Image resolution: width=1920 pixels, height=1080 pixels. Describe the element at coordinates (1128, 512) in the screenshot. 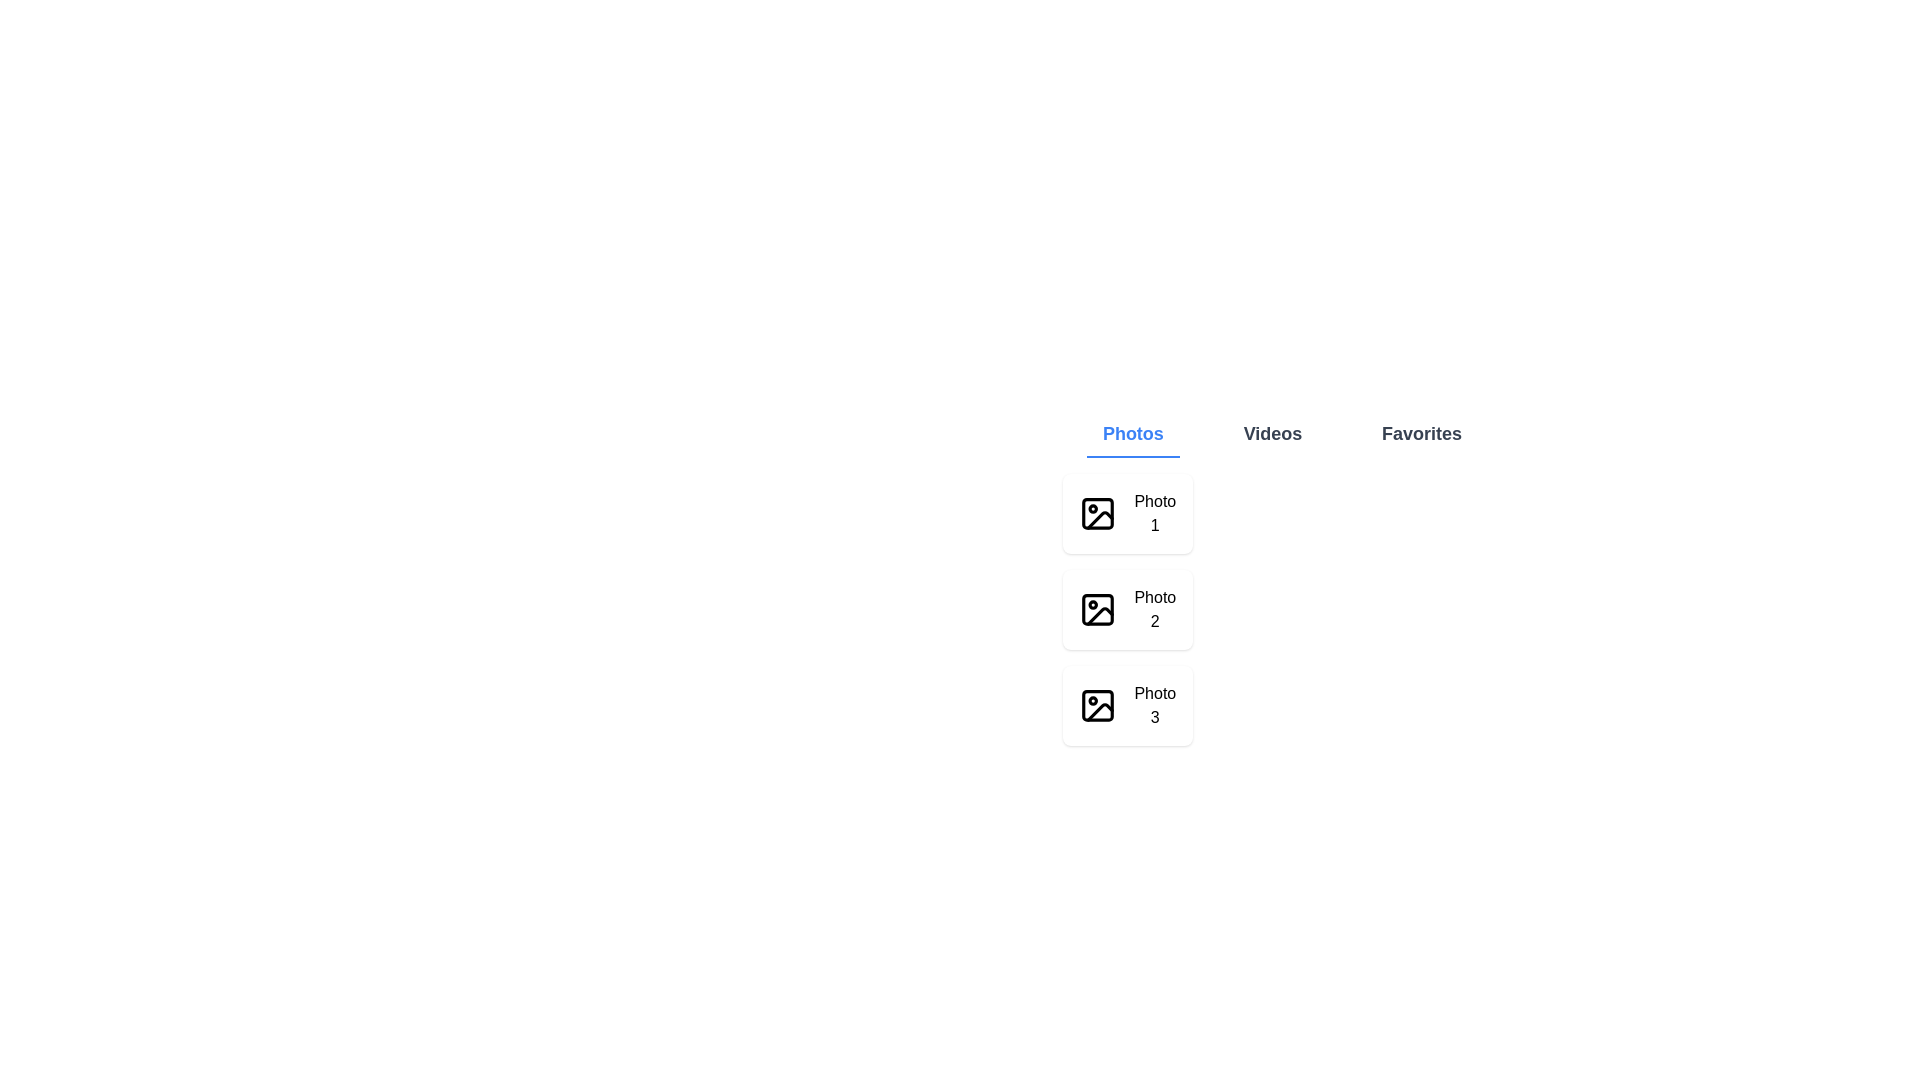

I see `the first card labeled 'Photo 1'` at that location.